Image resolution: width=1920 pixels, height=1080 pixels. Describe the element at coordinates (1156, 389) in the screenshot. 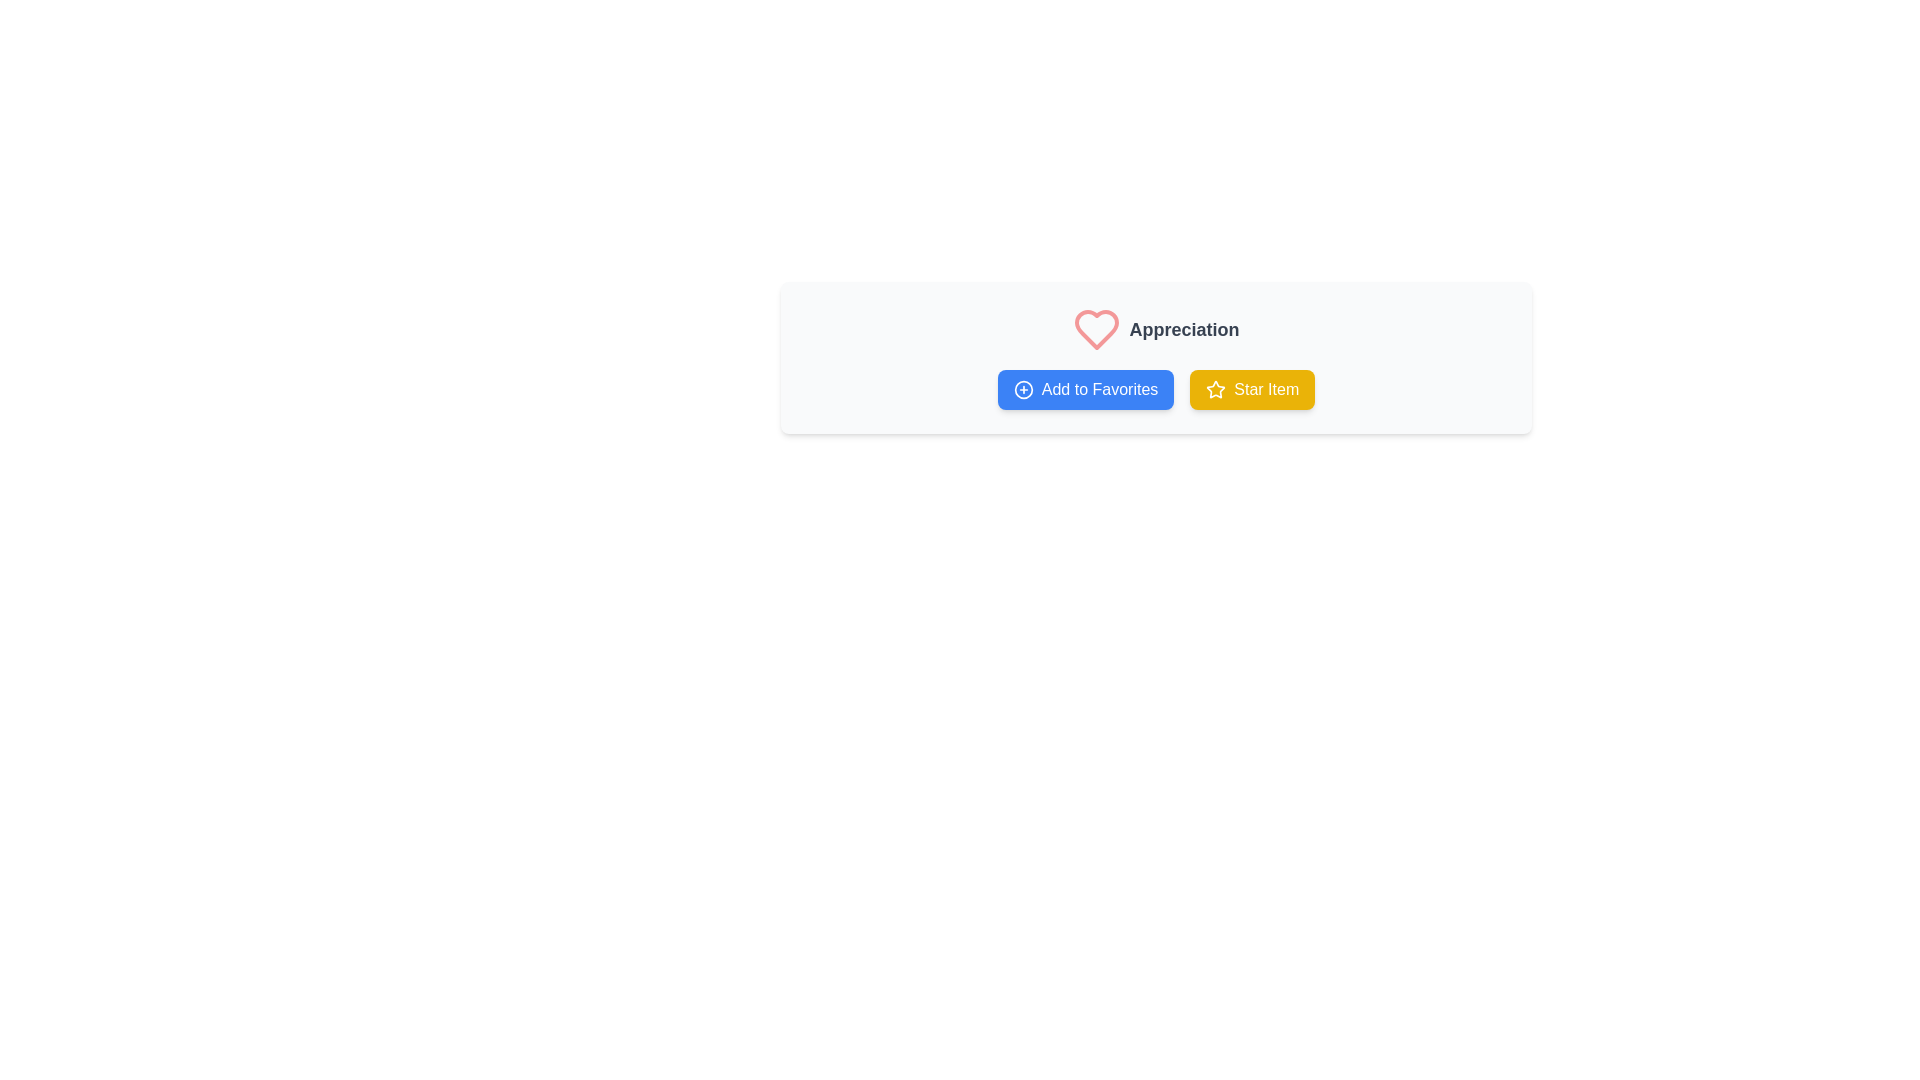

I see `the 'Add to Favorites' button, which is a rectangular button with a blue background and white text, located to the left of the 'Star Item' button in the 'Appreciation' section` at that location.